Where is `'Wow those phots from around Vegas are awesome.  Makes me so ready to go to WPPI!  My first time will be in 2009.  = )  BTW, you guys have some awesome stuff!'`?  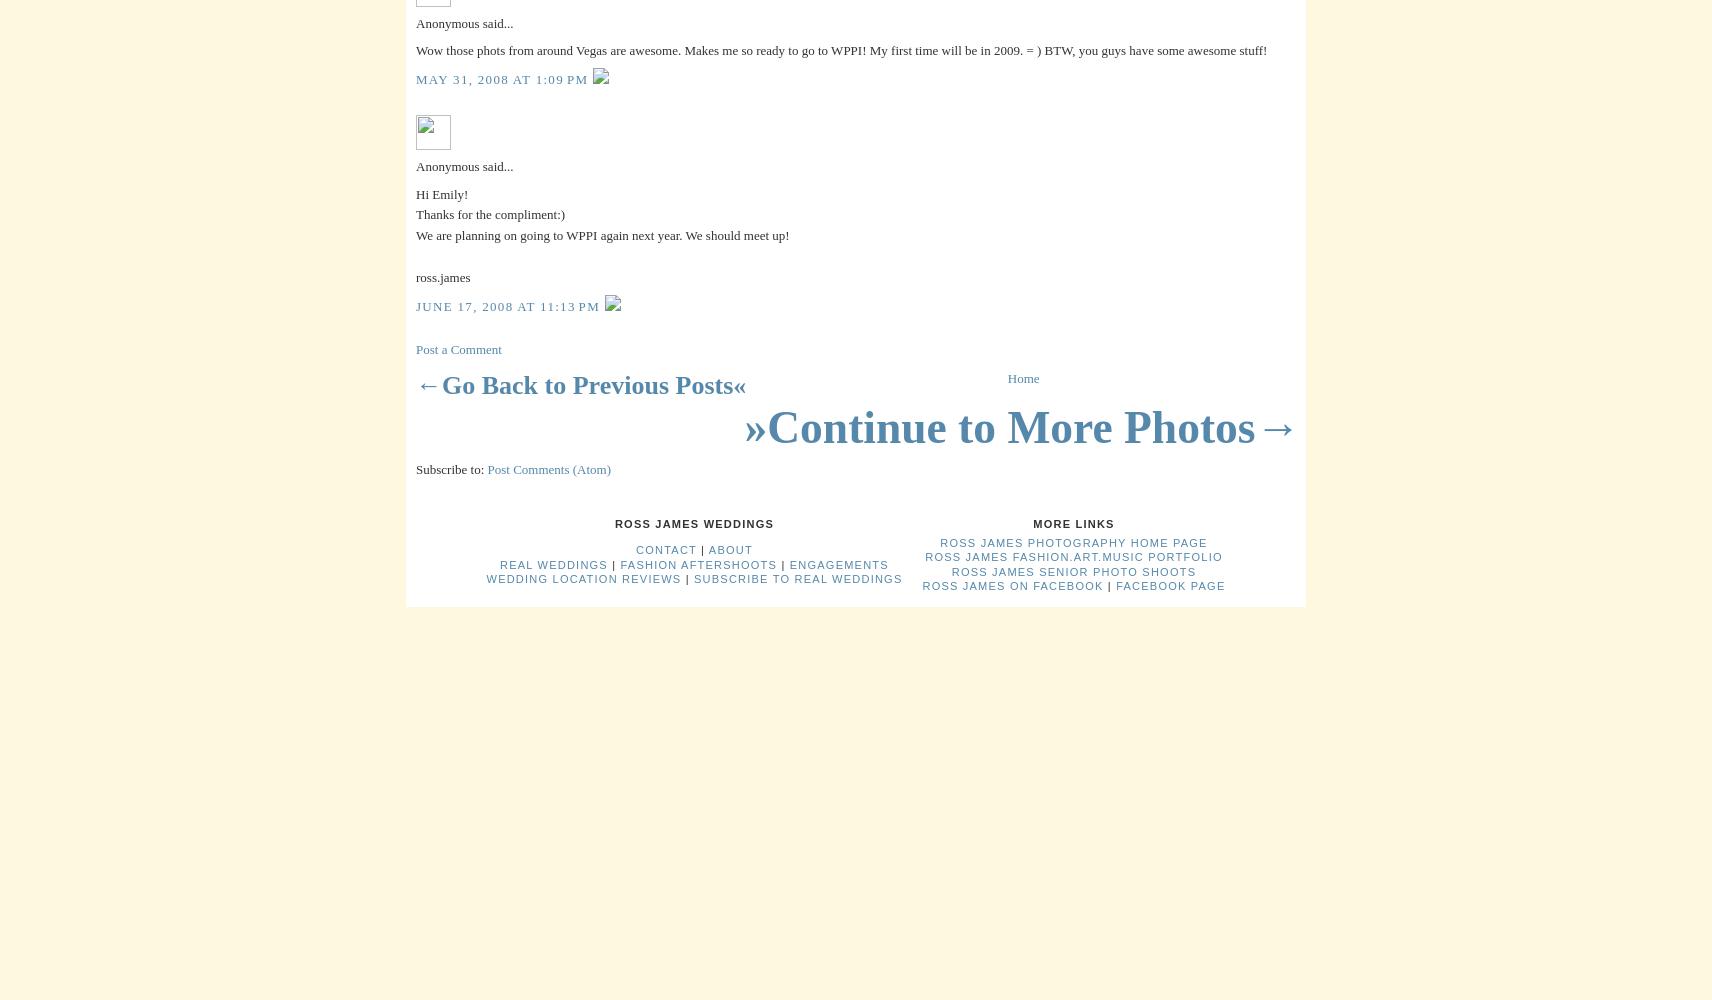
'Wow those phots from around Vegas are awesome.  Makes me so ready to go to WPPI!  My first time will be in 2009.  = )  BTW, you guys have some awesome stuff!' is located at coordinates (841, 49).